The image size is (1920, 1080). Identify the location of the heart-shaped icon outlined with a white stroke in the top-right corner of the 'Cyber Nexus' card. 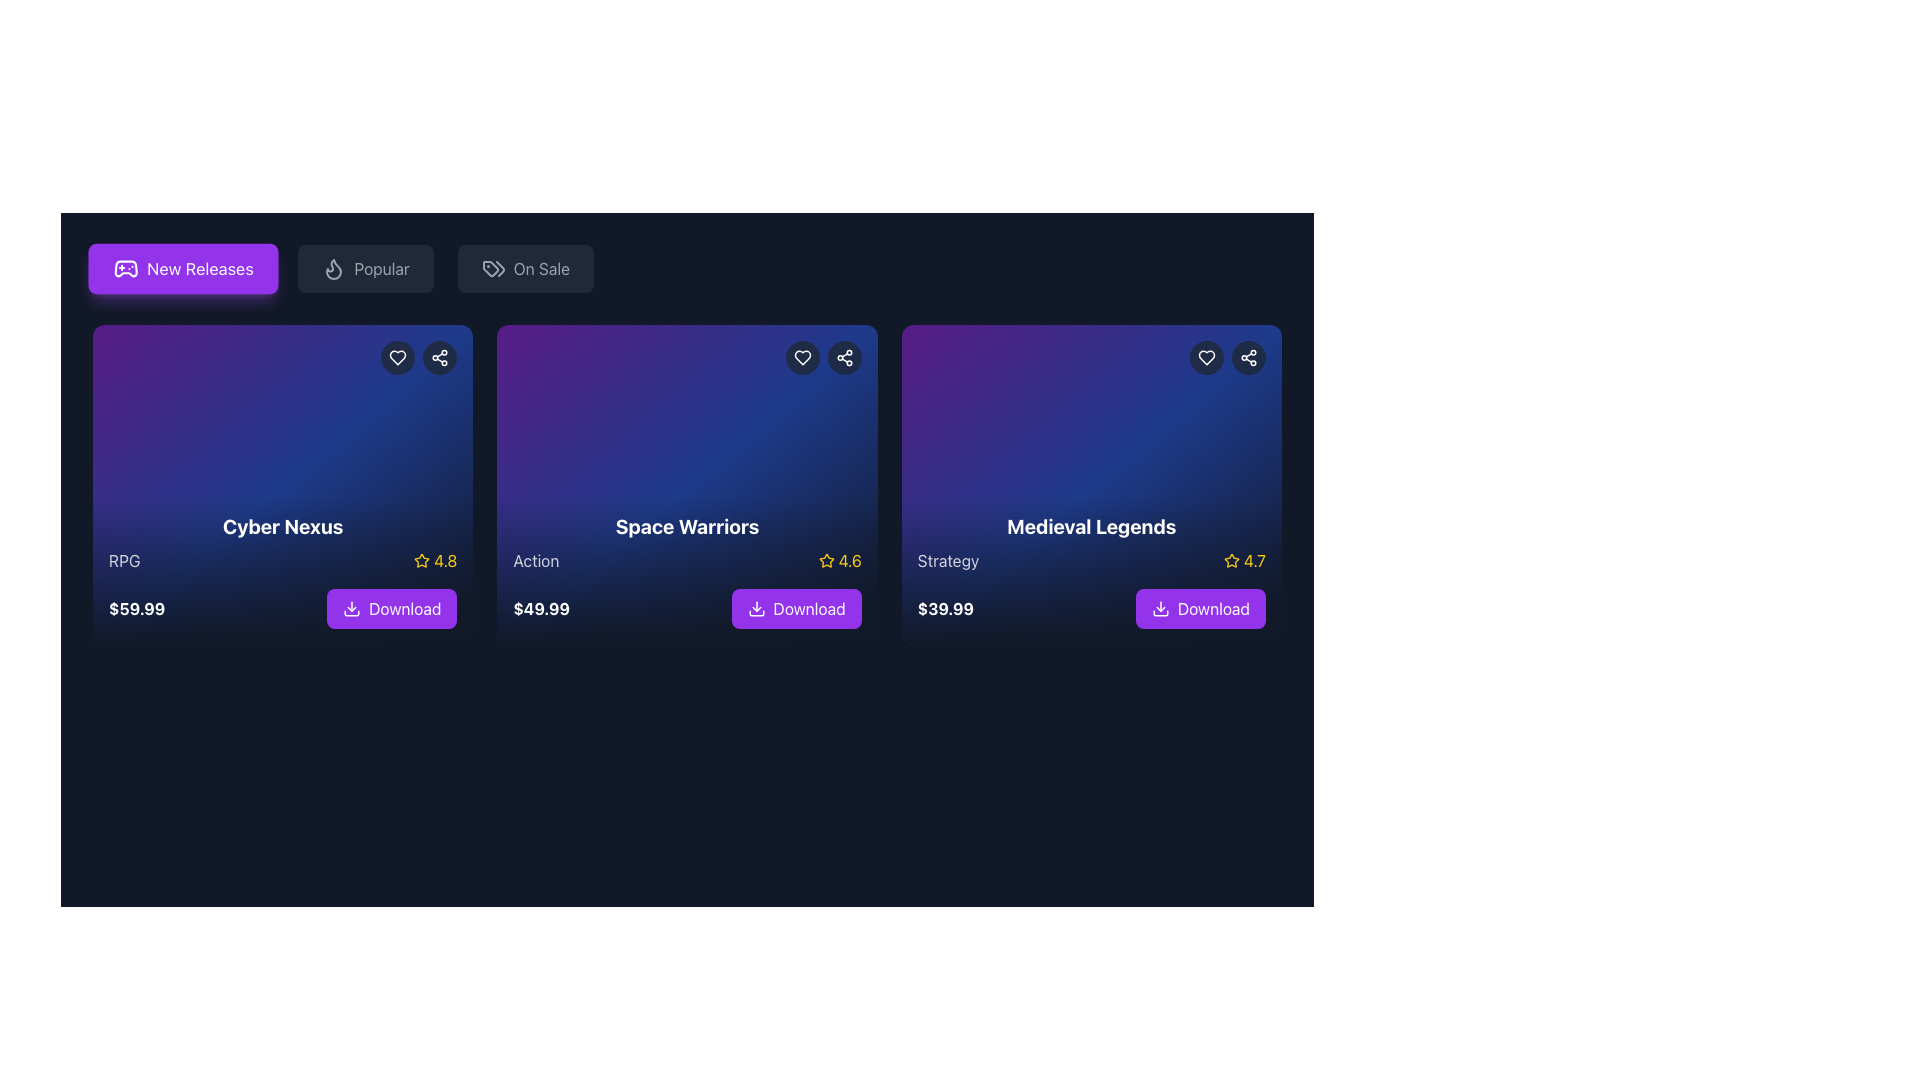
(398, 357).